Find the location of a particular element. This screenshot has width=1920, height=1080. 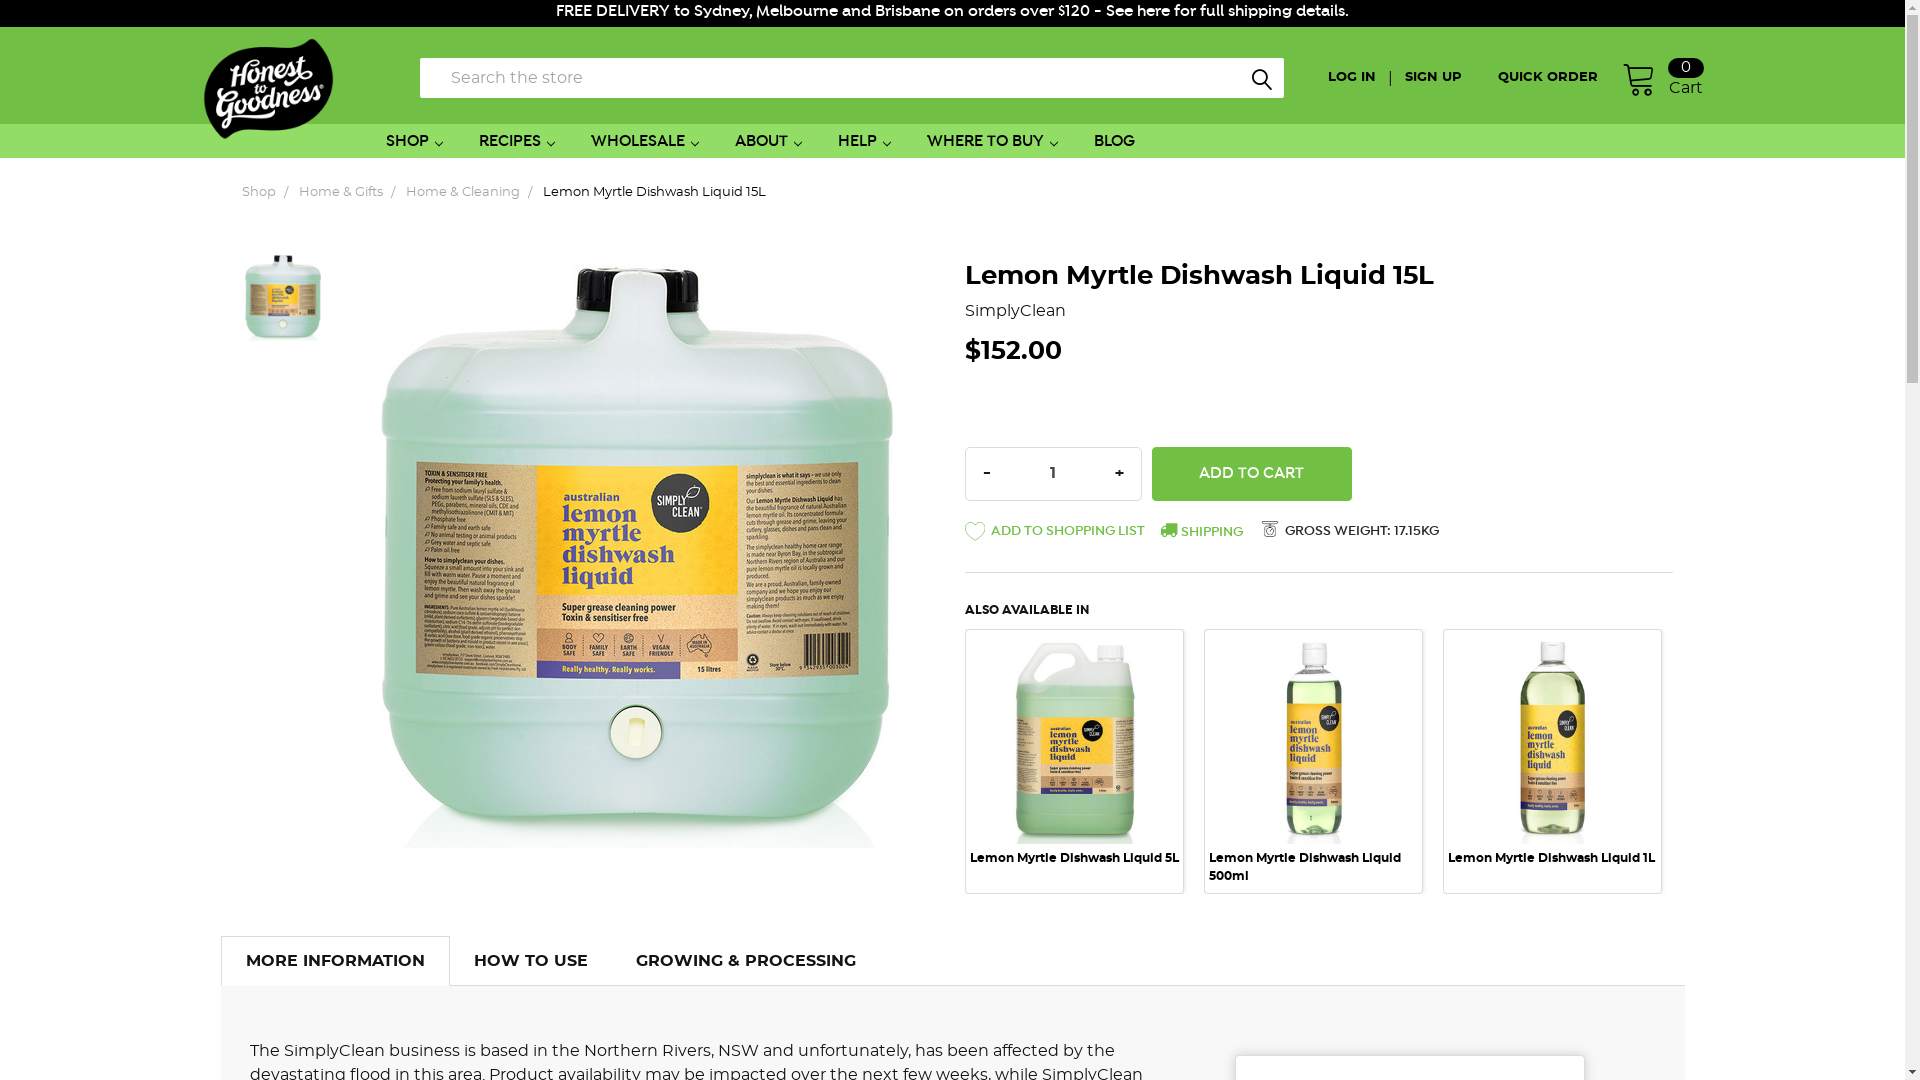

'Home & Gifts' is located at coordinates (340, 192).